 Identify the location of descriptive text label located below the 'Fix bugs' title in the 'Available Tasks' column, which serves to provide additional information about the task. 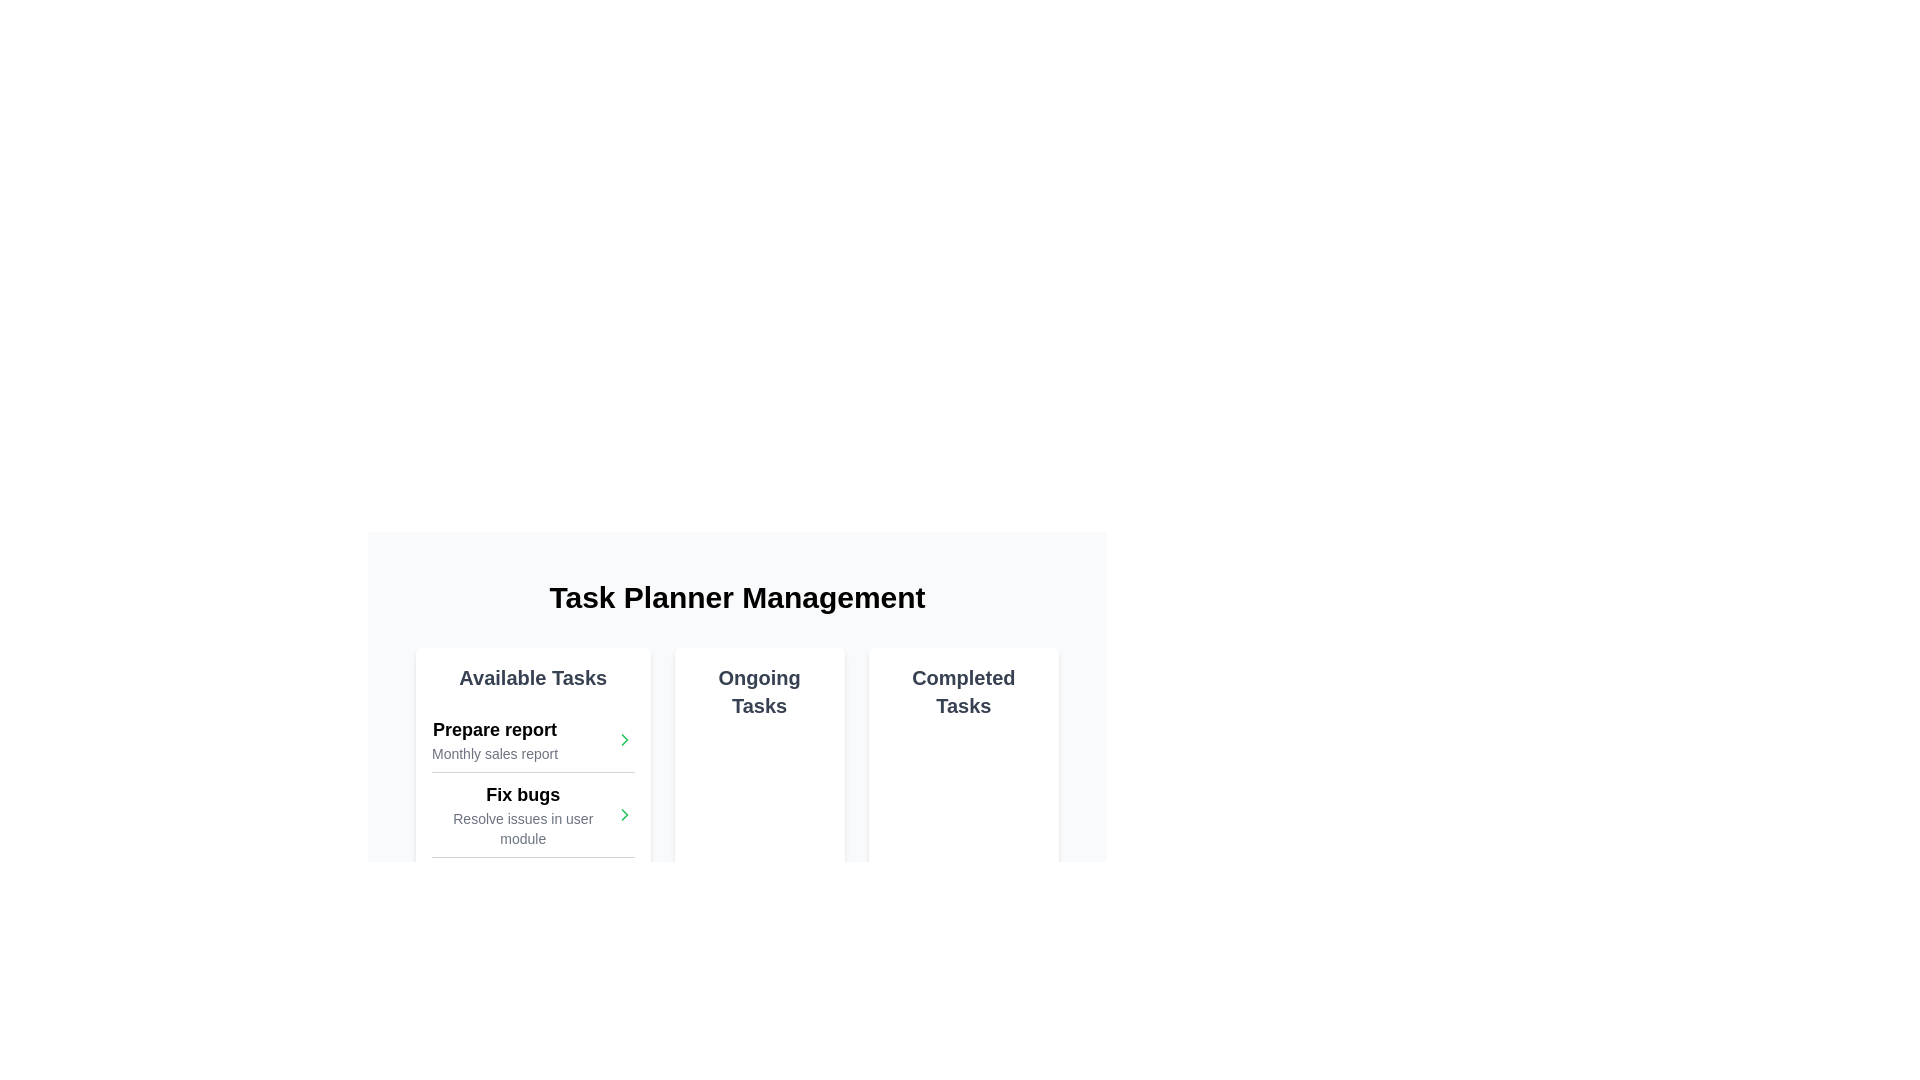
(523, 829).